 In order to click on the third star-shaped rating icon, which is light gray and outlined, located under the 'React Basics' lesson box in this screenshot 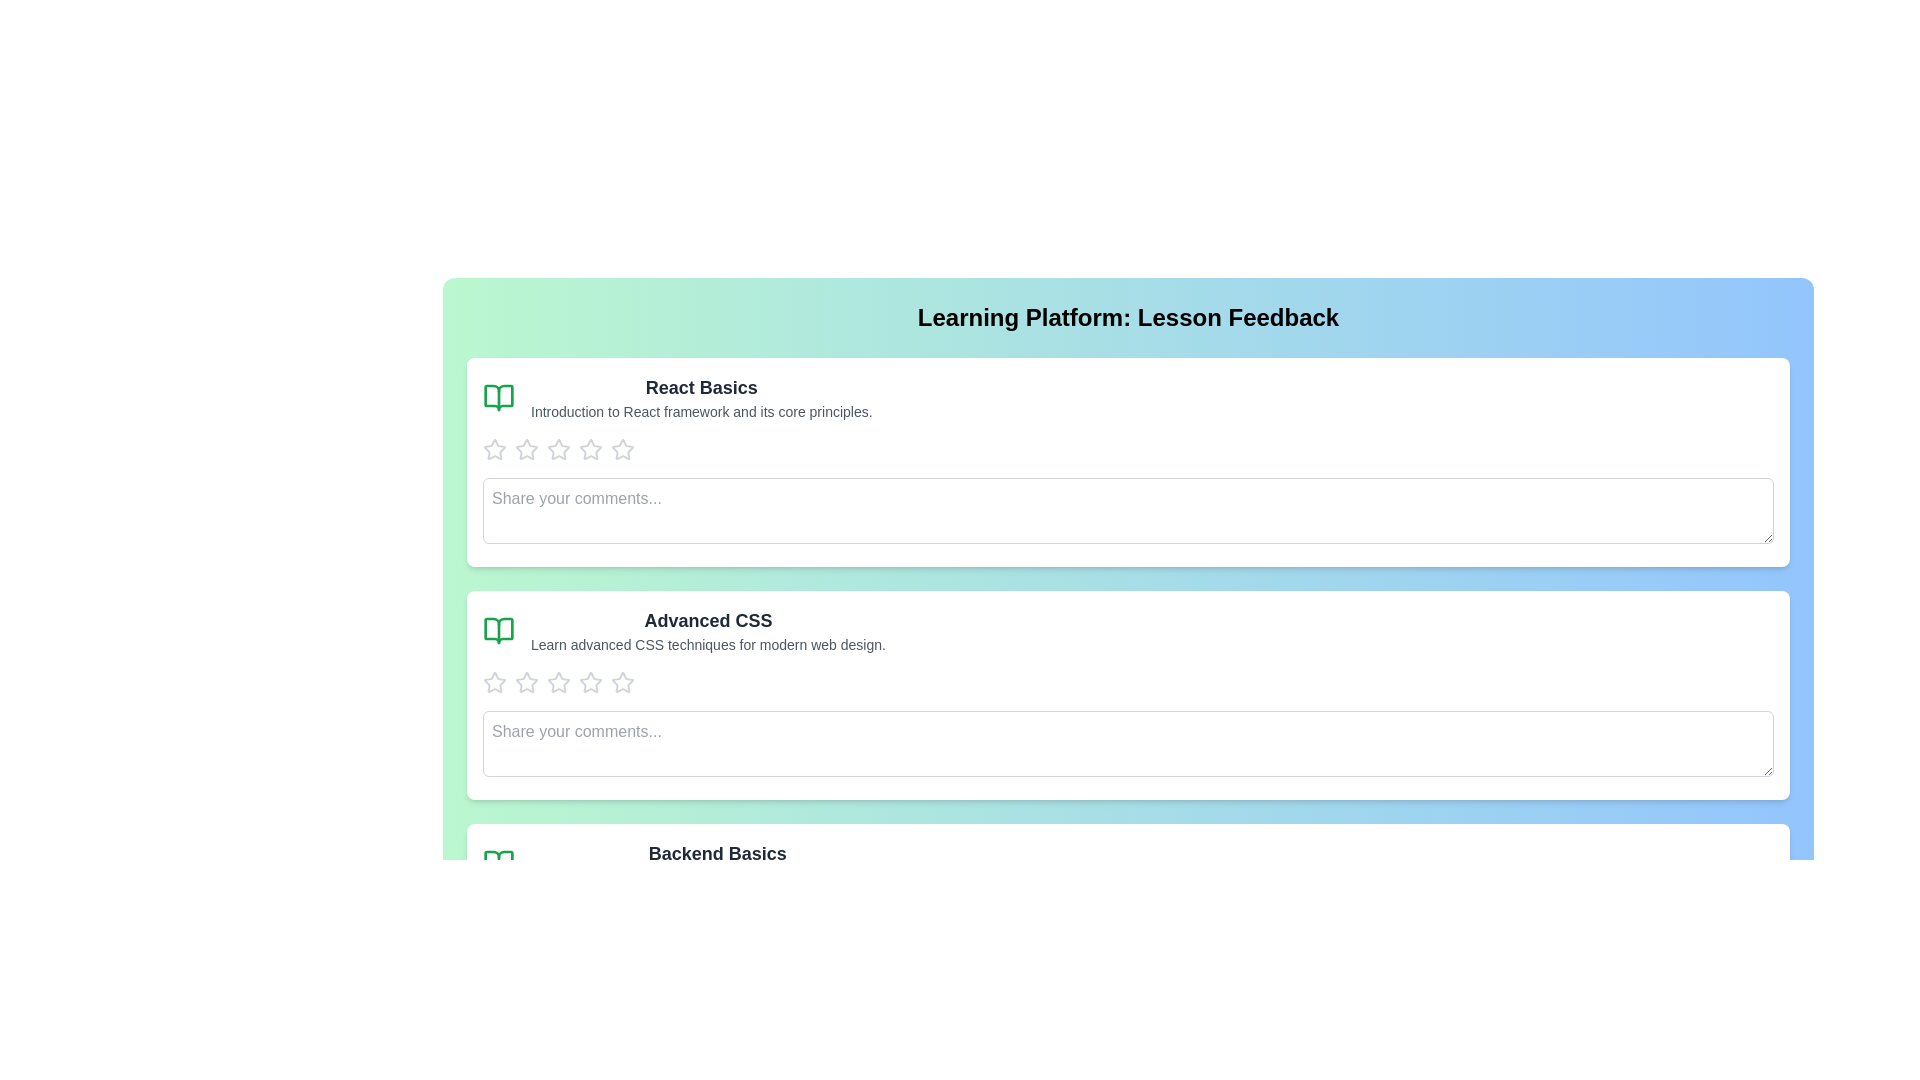, I will do `click(527, 450)`.